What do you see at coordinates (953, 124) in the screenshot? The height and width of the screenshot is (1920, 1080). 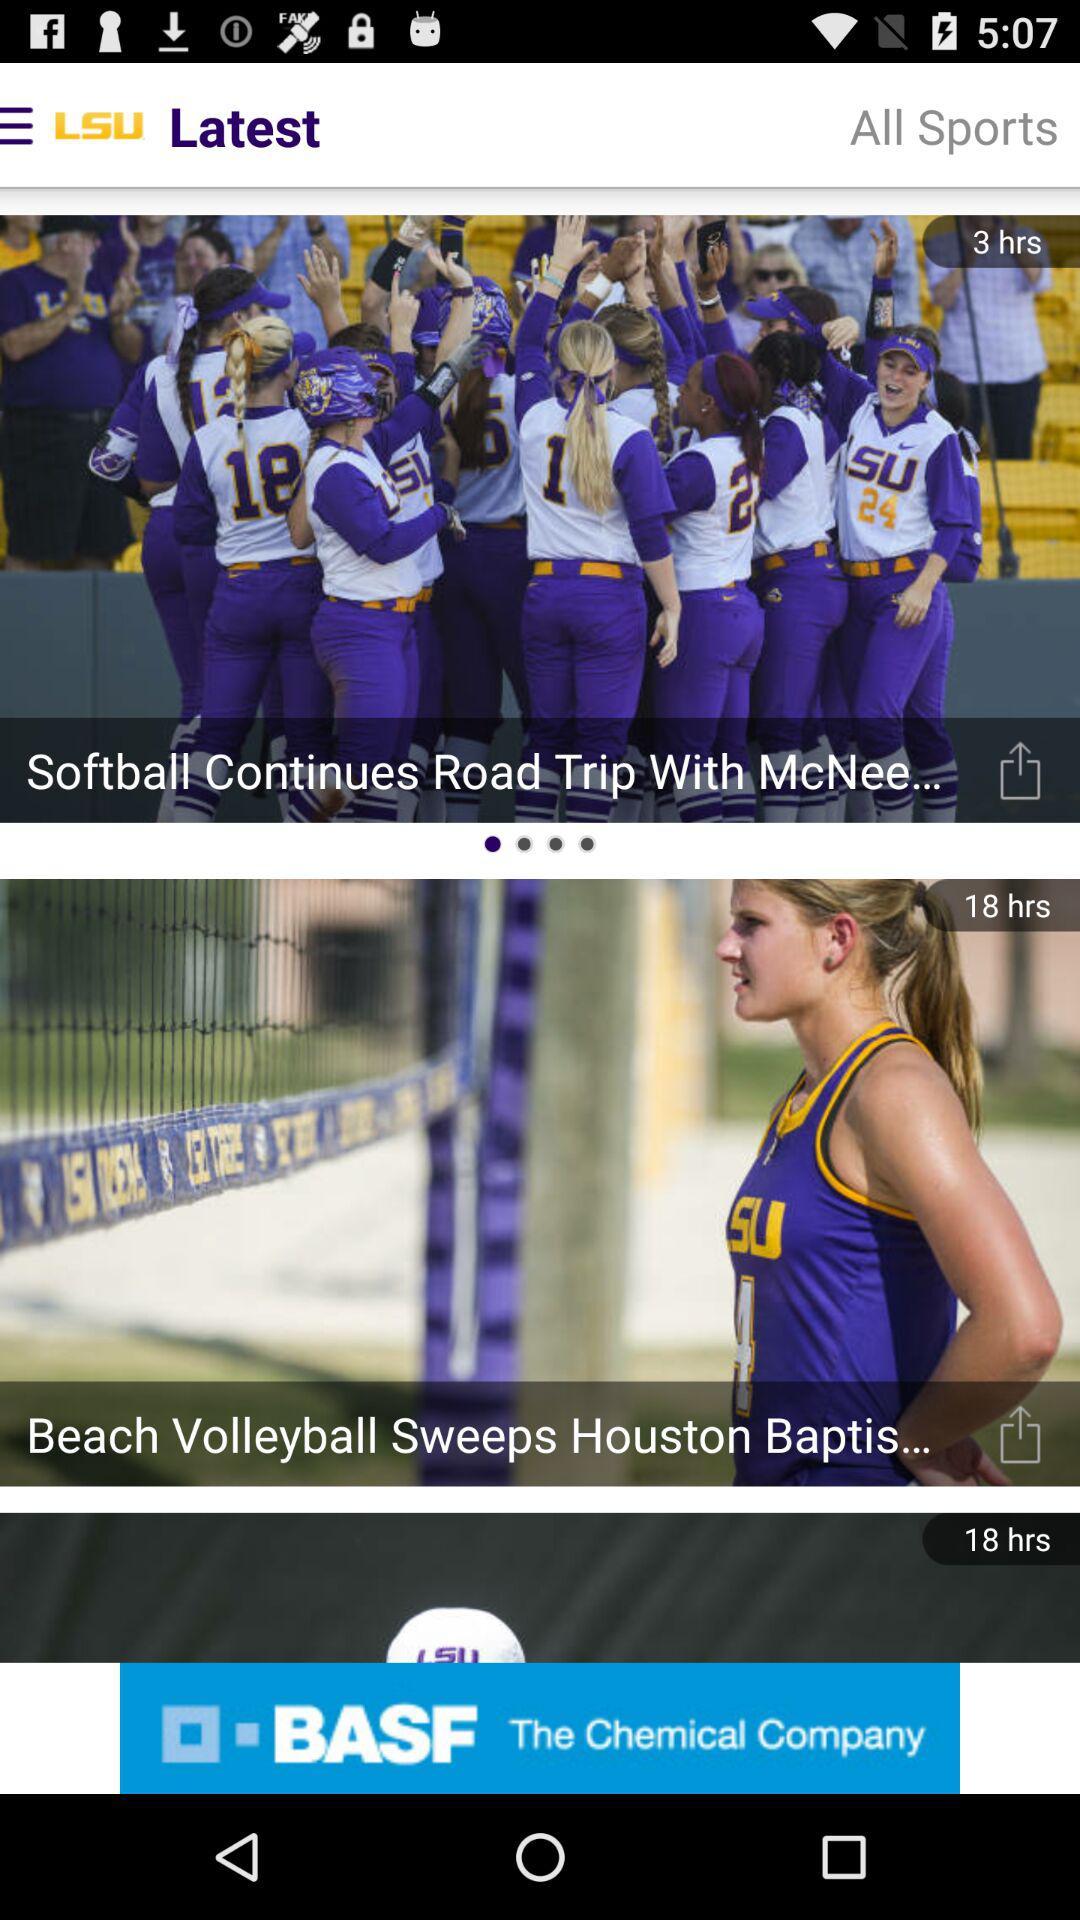 I see `all sports` at bounding box center [953, 124].